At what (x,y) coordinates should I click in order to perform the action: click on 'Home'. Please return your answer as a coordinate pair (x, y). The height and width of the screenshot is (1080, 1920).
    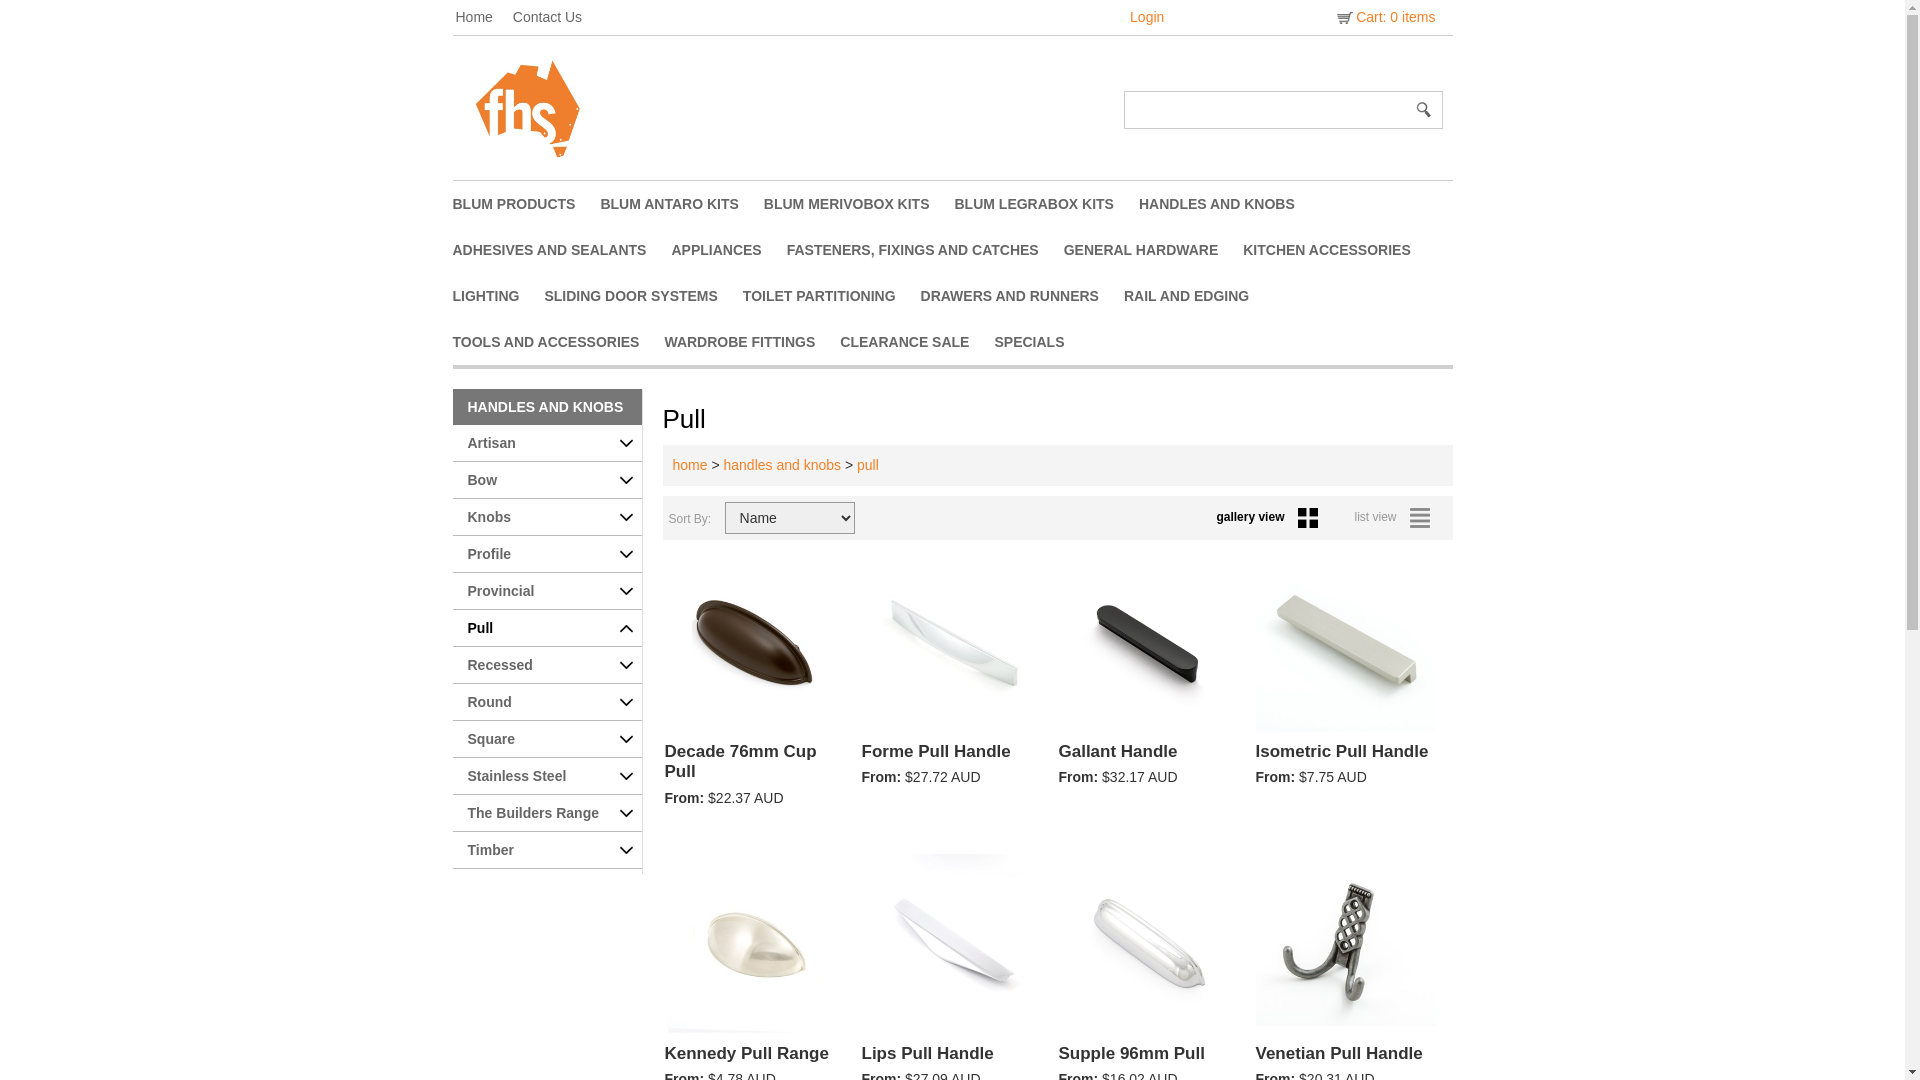
    Looking at the image, I should click on (484, 16).